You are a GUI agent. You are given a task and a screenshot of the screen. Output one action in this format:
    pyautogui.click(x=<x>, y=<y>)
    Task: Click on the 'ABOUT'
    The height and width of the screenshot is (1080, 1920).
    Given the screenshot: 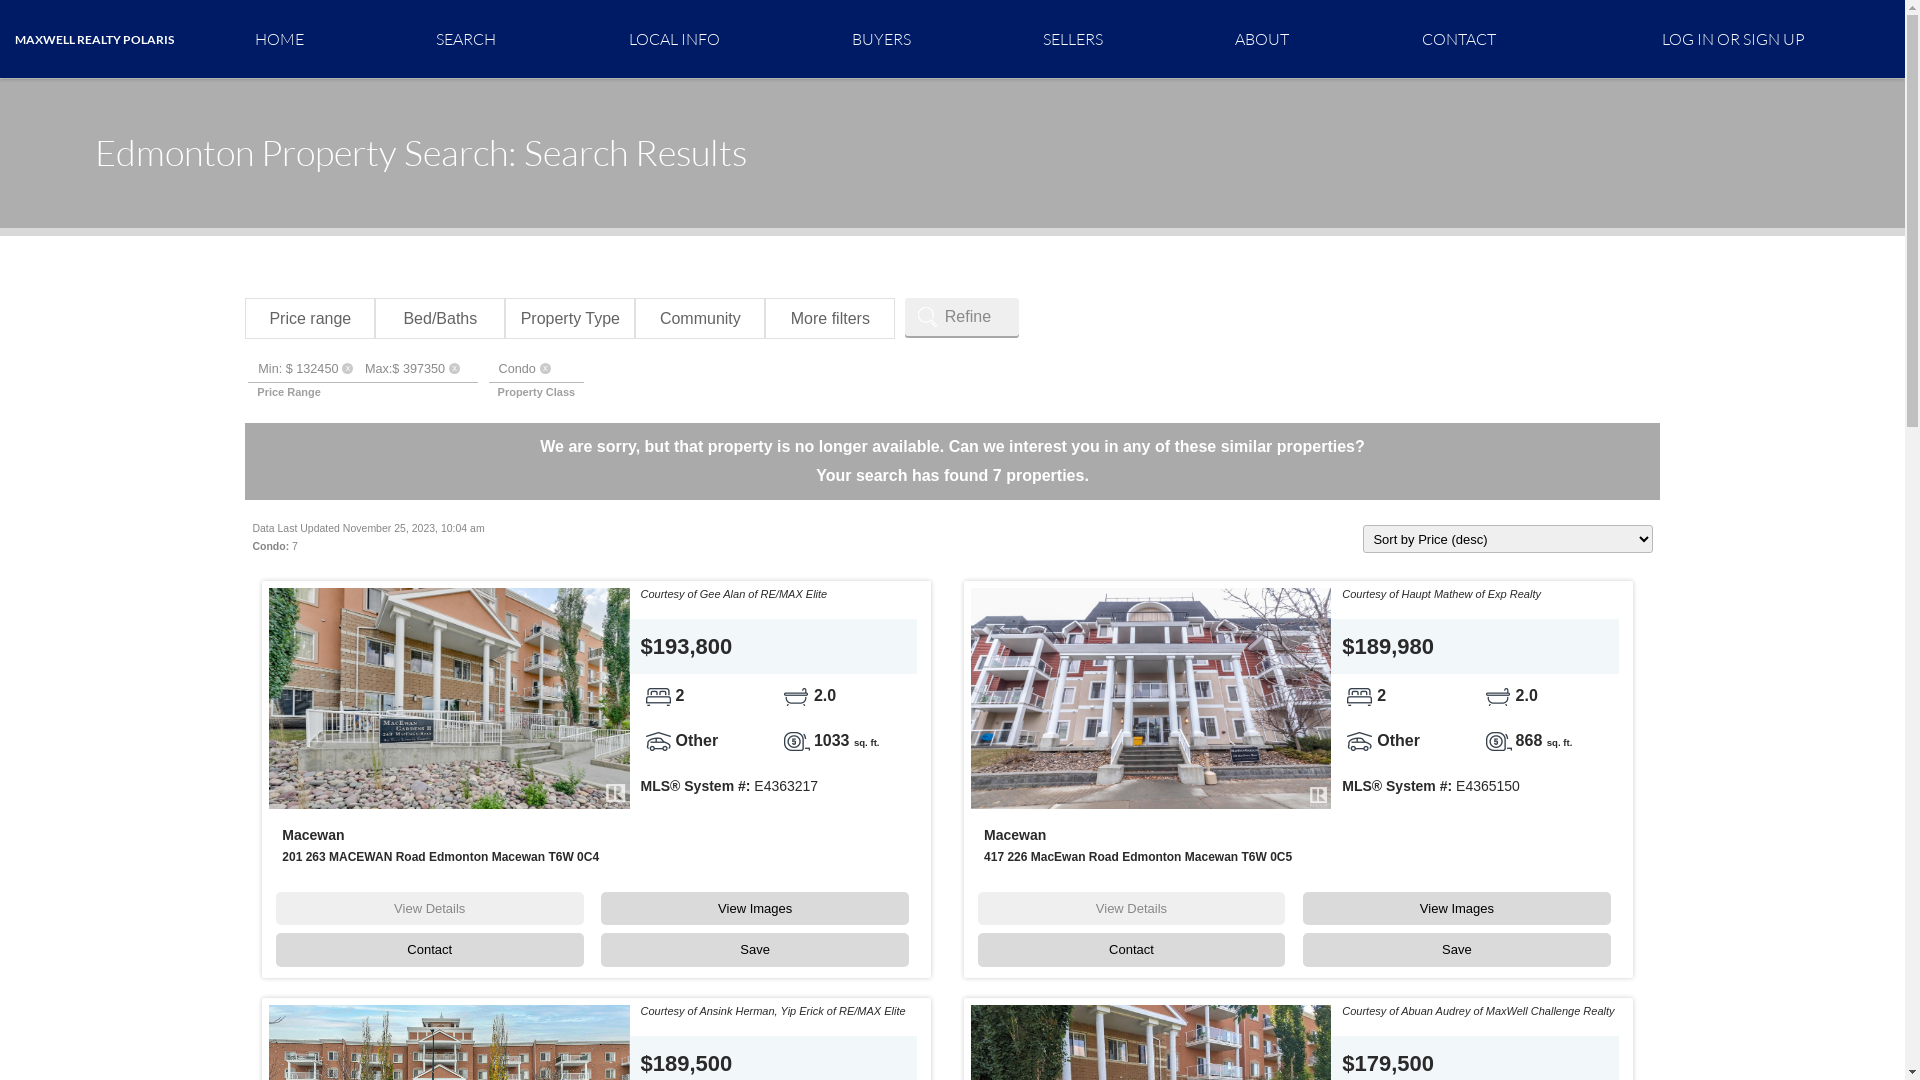 What is the action you would take?
    pyautogui.click(x=1261, y=38)
    